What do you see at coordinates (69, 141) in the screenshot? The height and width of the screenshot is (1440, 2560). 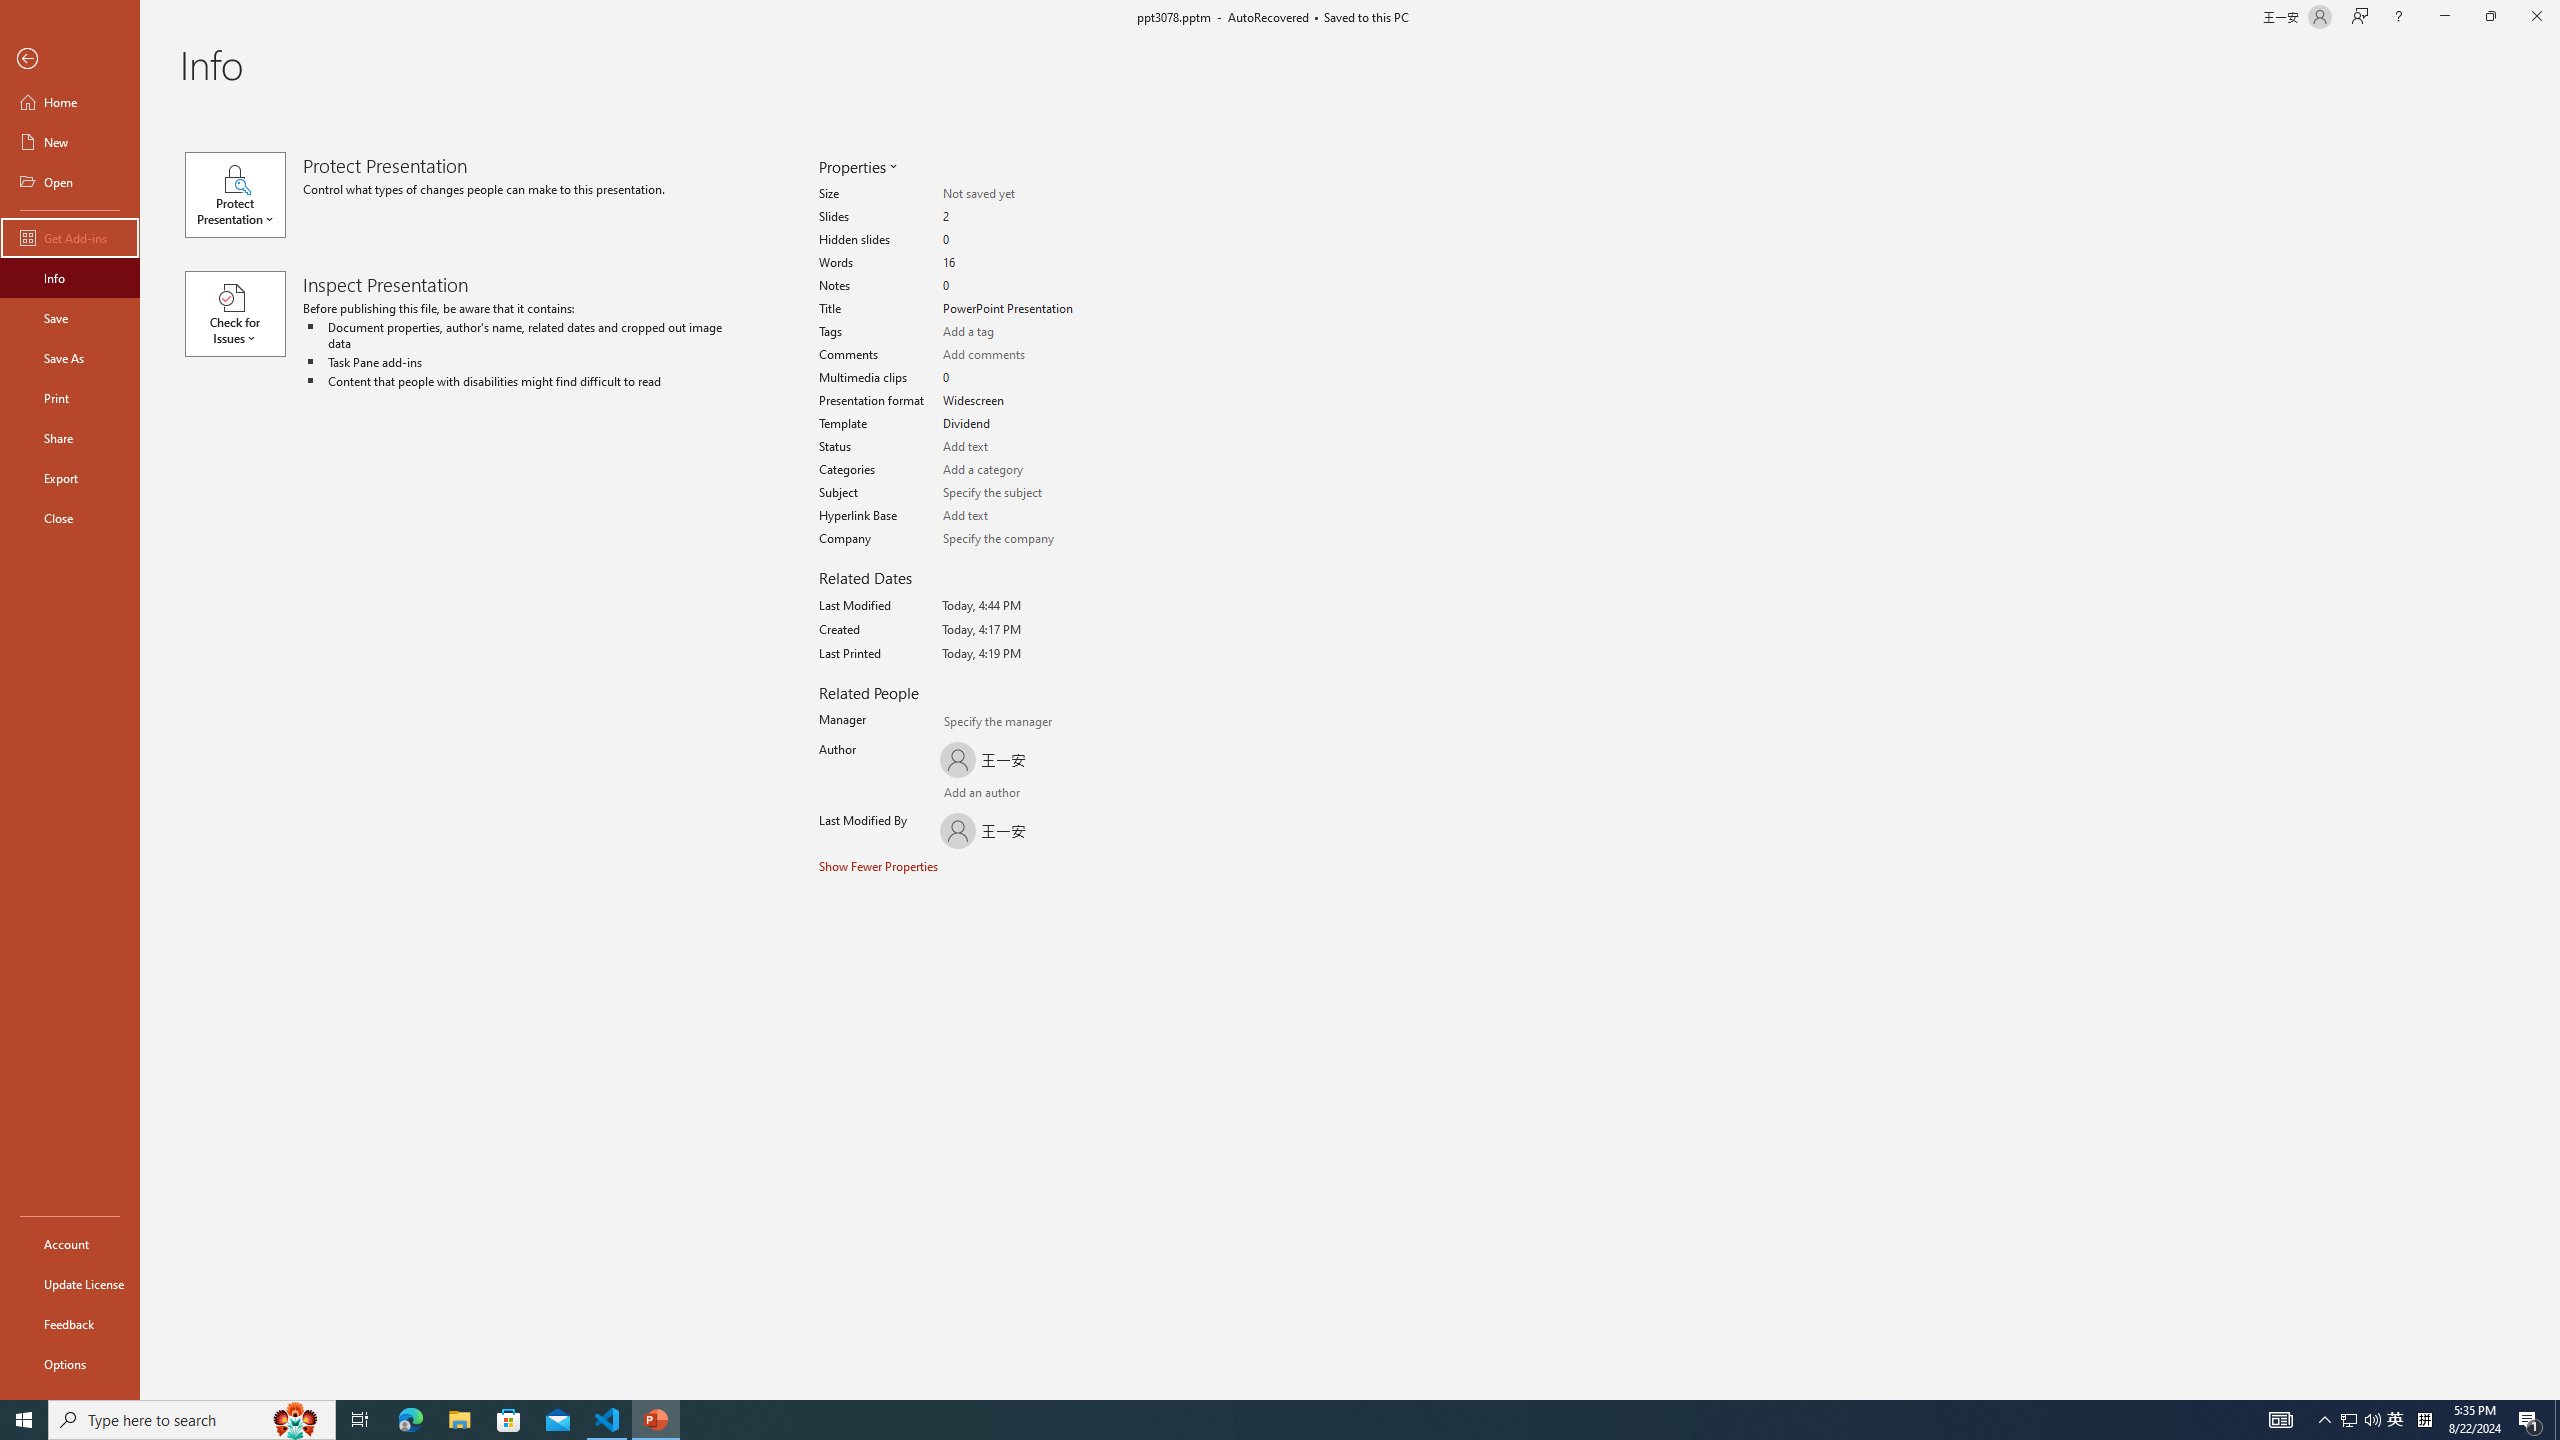 I see `'New'` at bounding box center [69, 141].